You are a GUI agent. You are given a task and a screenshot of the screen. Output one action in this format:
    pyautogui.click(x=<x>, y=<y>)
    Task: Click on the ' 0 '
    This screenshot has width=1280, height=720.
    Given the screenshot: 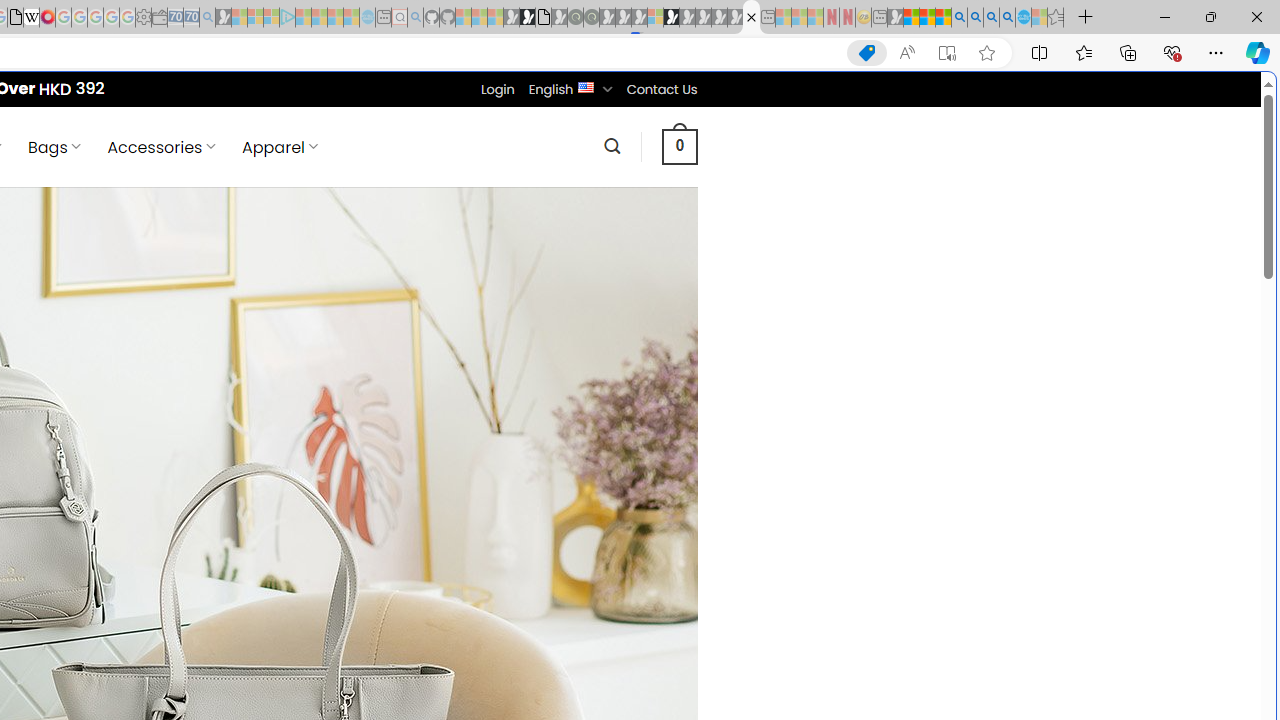 What is the action you would take?
    pyautogui.click(x=679, y=145)
    